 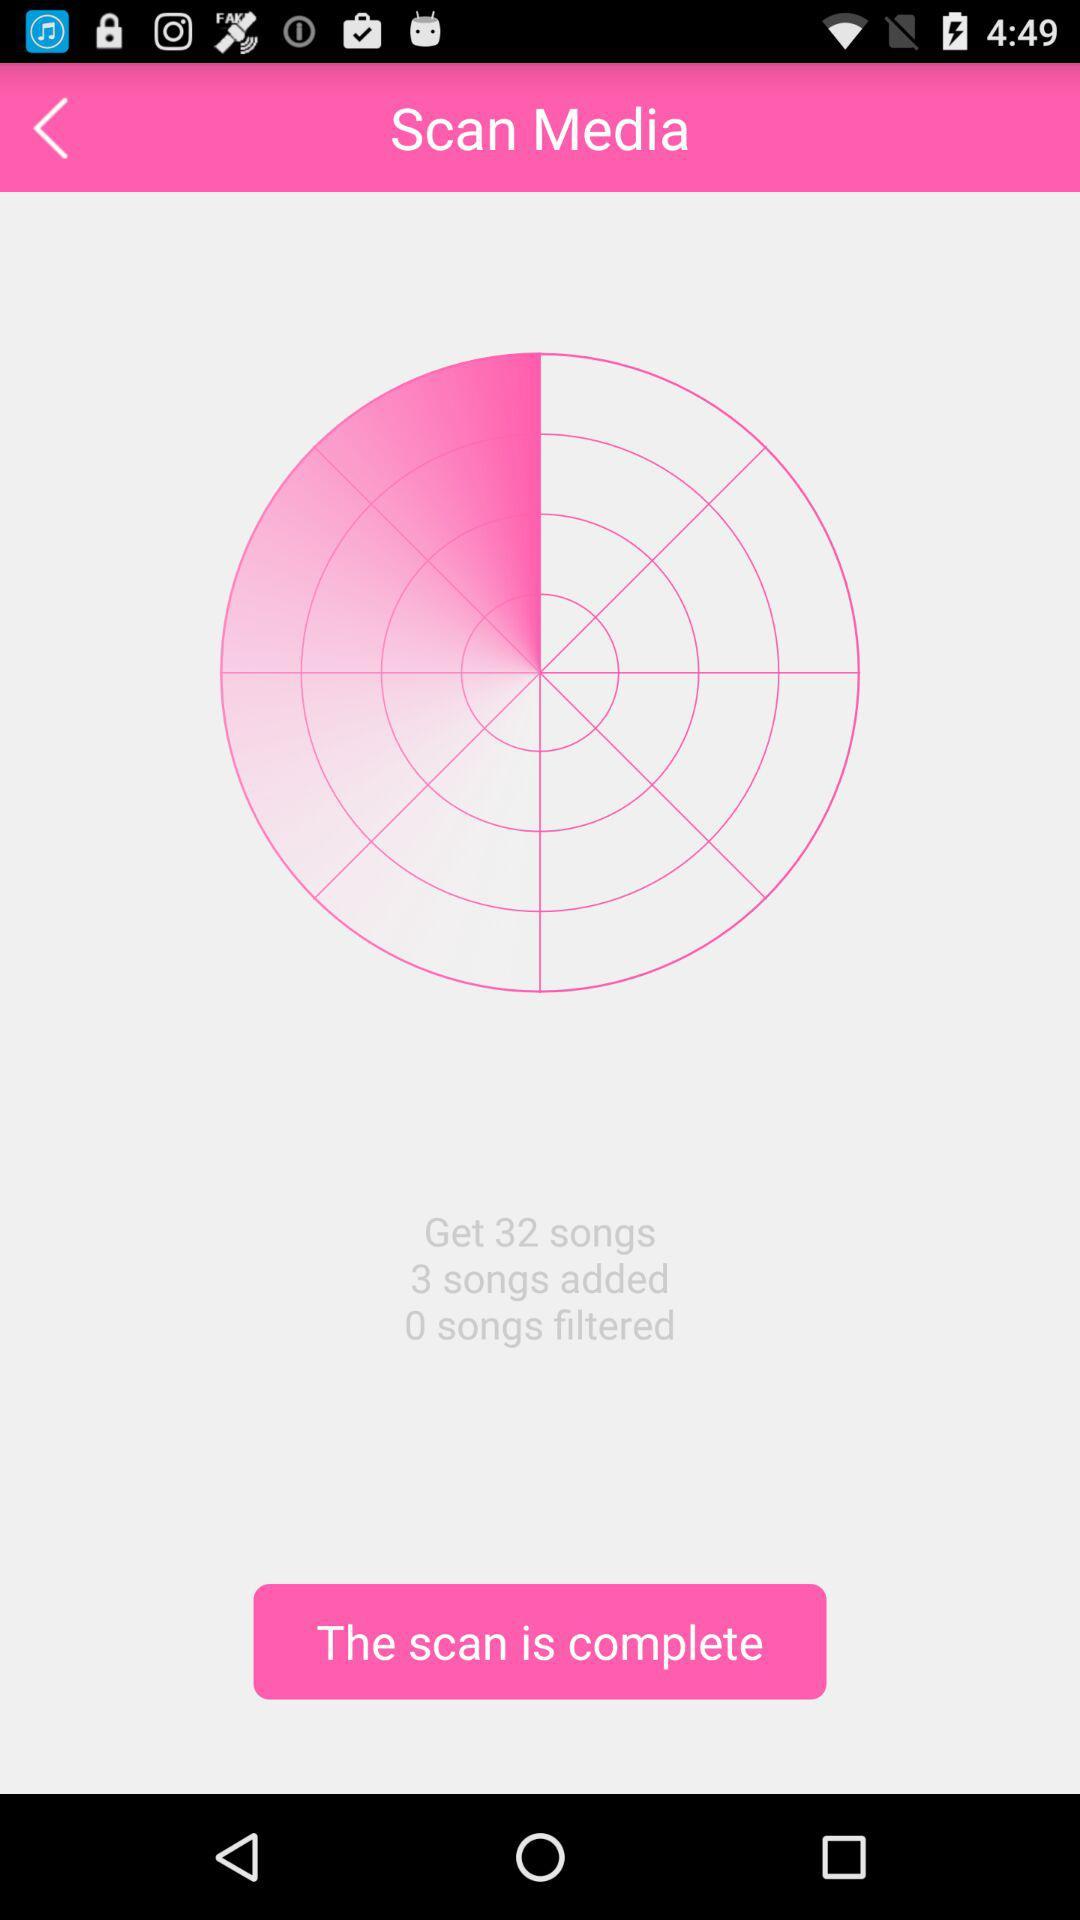 What do you see at coordinates (540, 1641) in the screenshot?
I see `app below get 32 songs` at bounding box center [540, 1641].